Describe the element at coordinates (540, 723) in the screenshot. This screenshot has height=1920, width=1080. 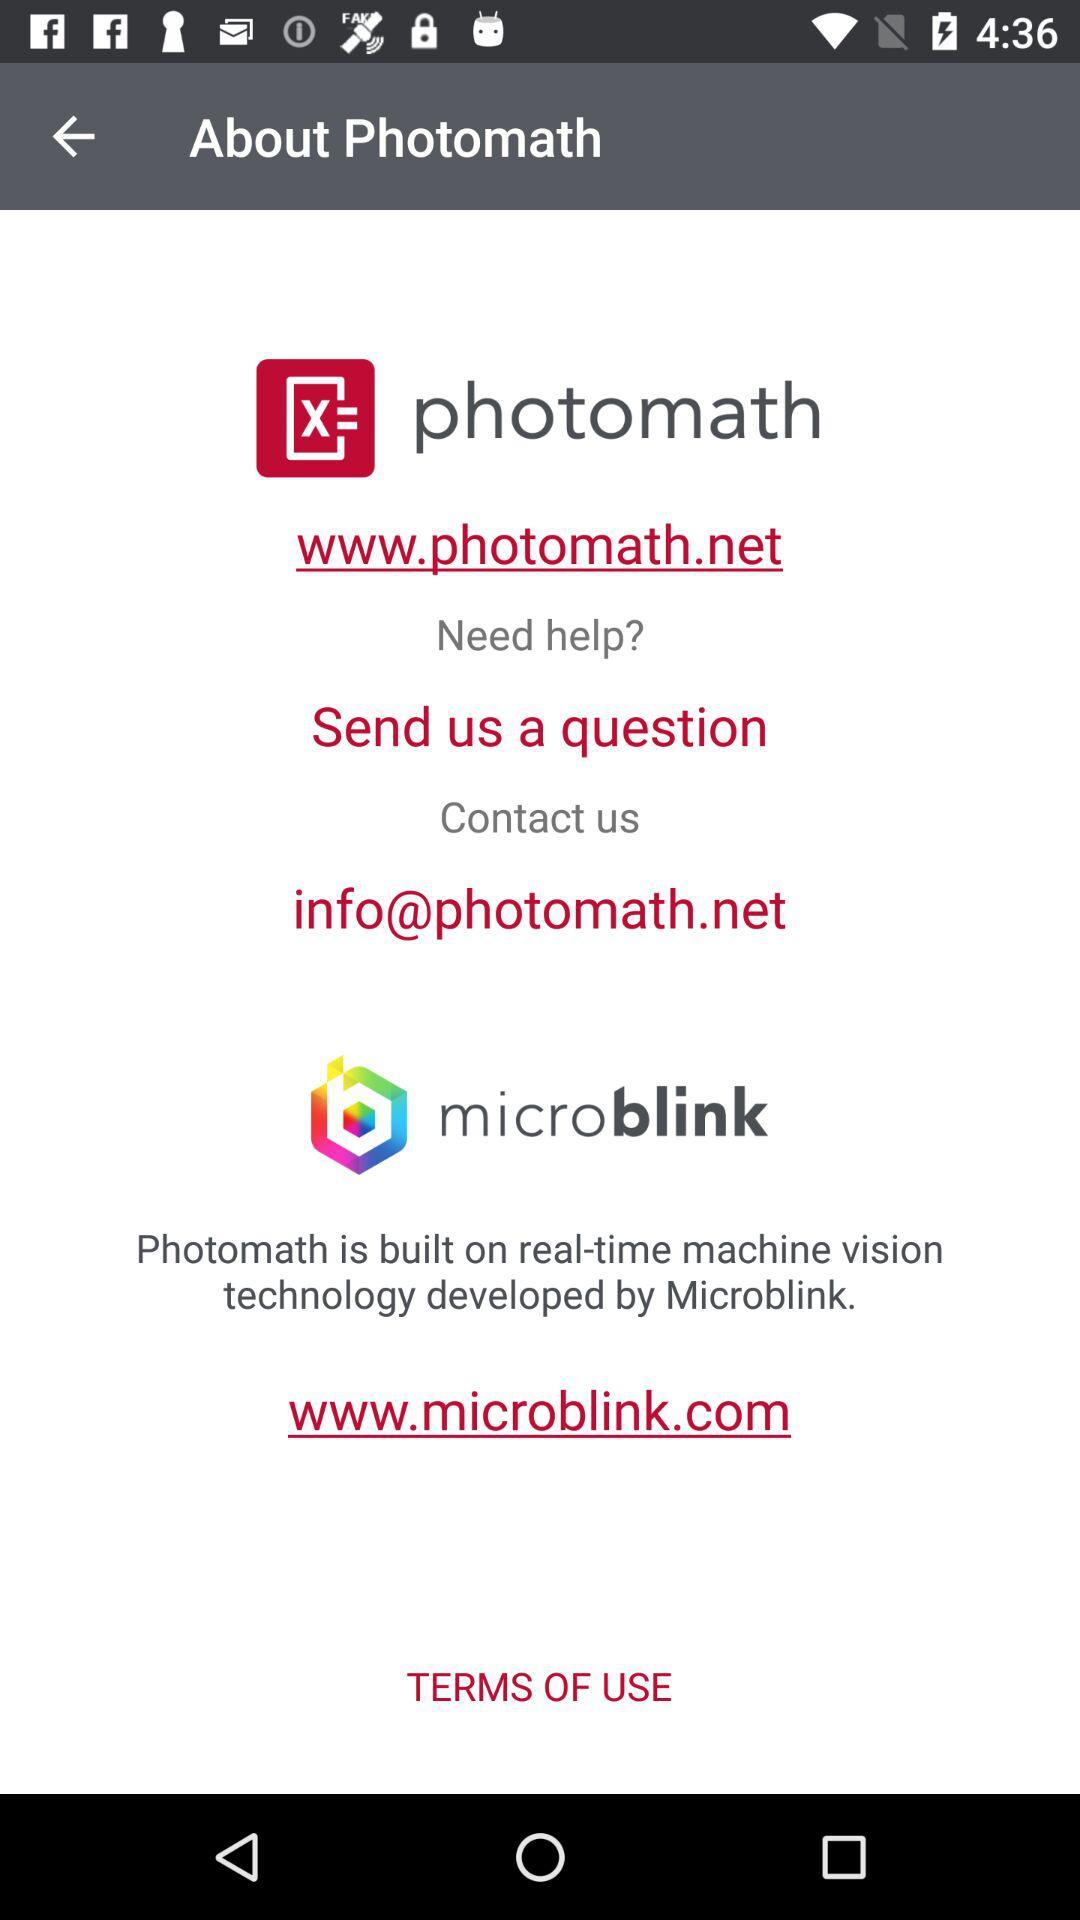
I see `item above the contact us icon` at that location.